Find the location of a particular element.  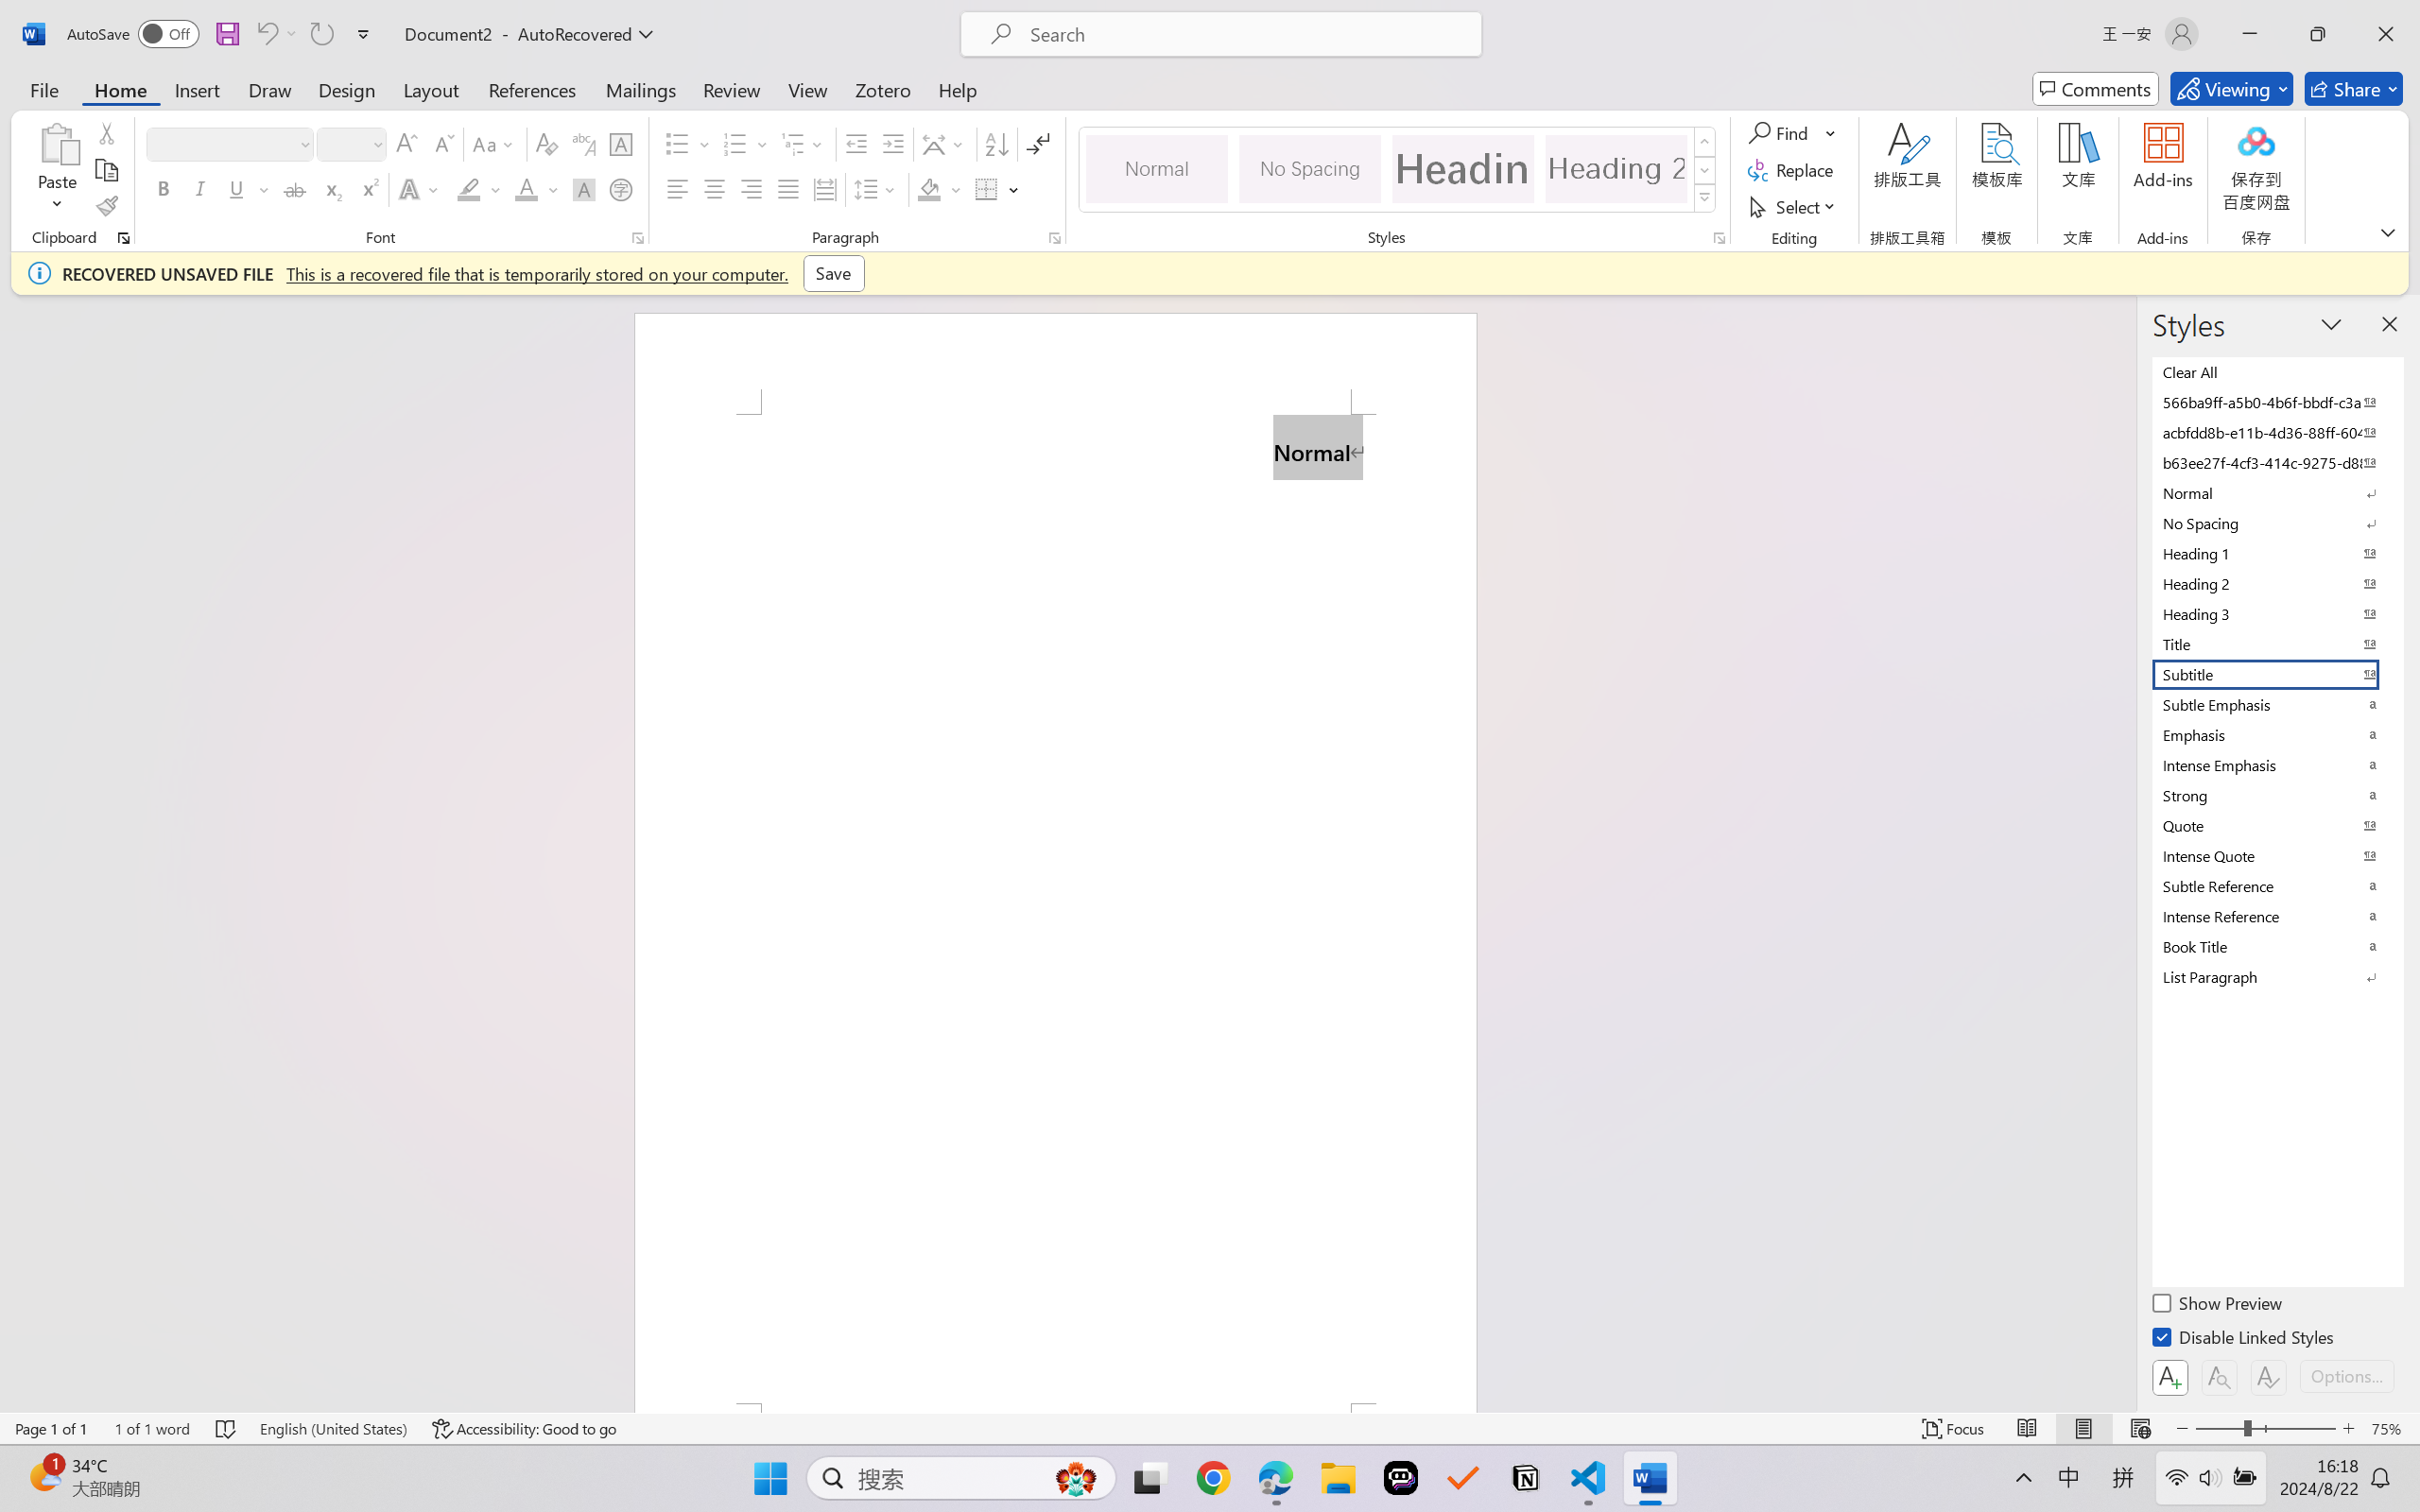

'Replace...' is located at coordinates (1791, 170).